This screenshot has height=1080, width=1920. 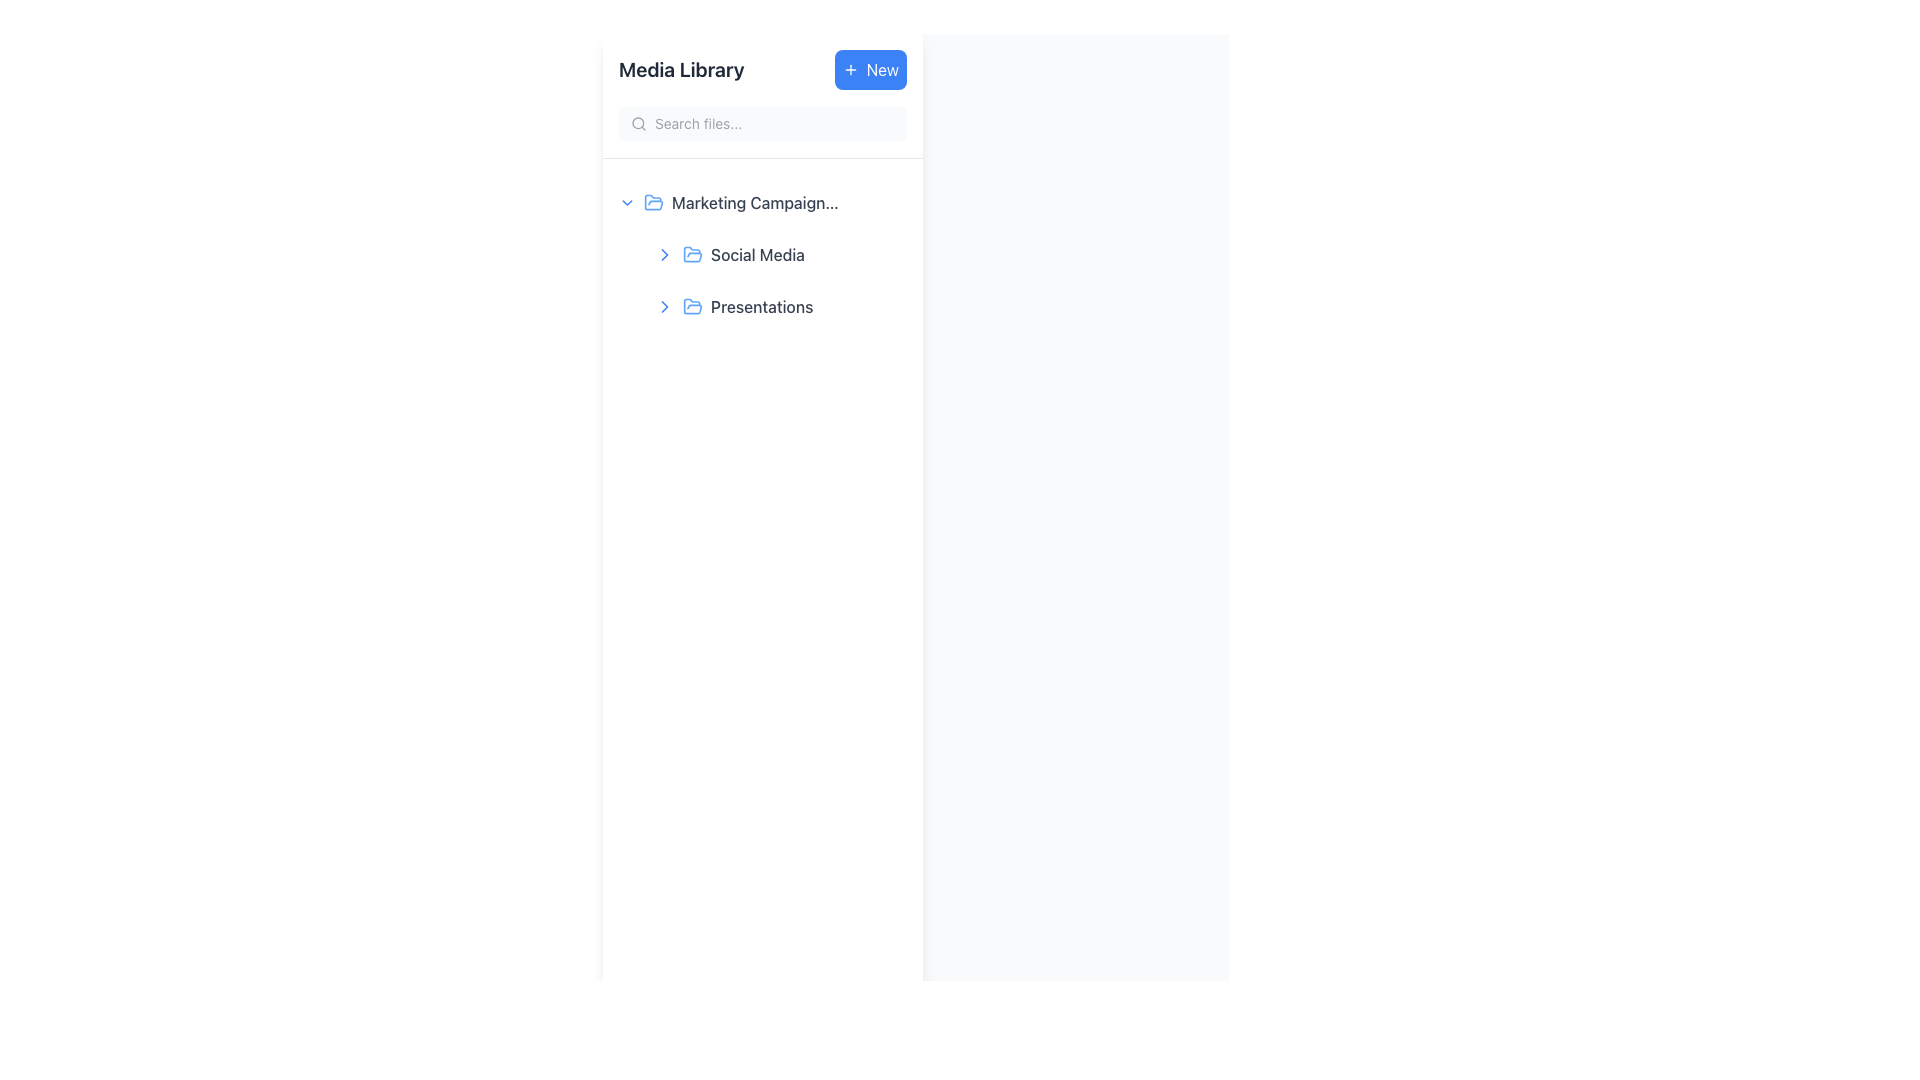 I want to click on the icon representing an open folder located under the 'Marketing Campaign' category, so click(x=692, y=253).